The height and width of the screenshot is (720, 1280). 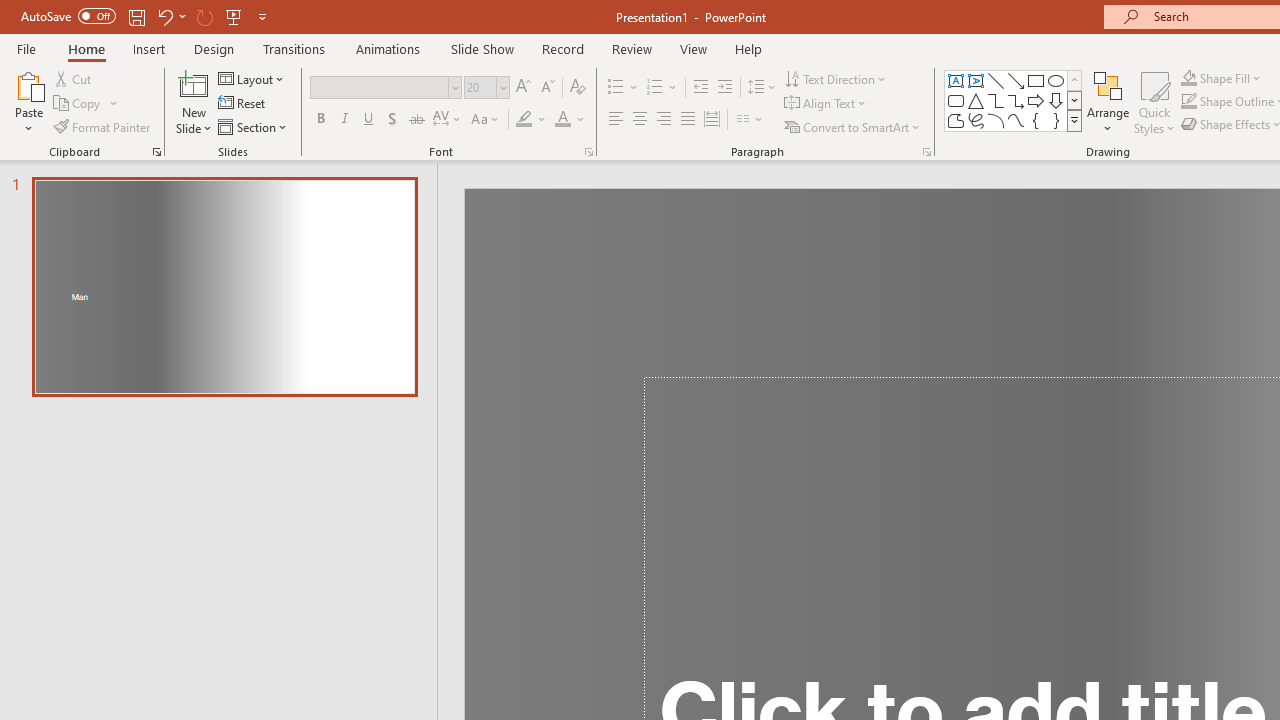 What do you see at coordinates (102, 127) in the screenshot?
I see `'Format Painter'` at bounding box center [102, 127].